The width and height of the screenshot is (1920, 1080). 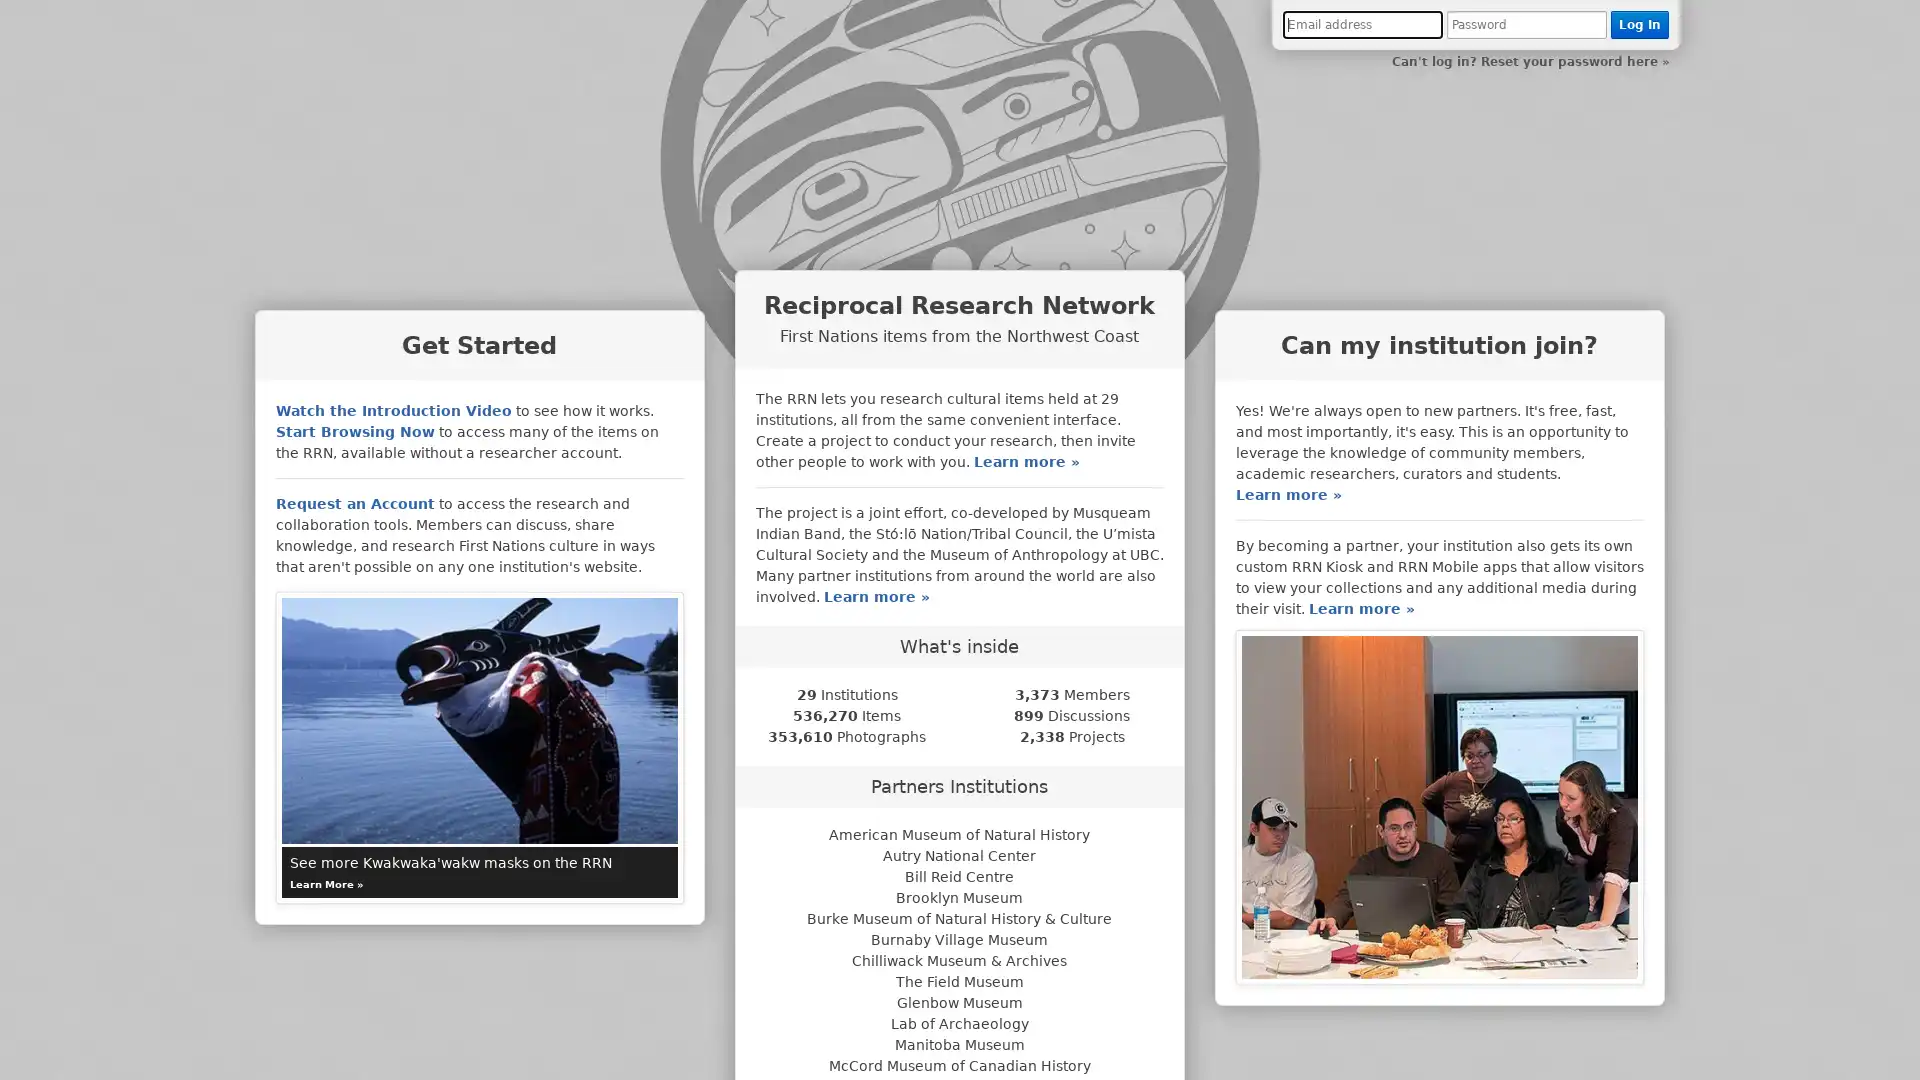 What do you see at coordinates (1640, 24) in the screenshot?
I see `Log In` at bounding box center [1640, 24].